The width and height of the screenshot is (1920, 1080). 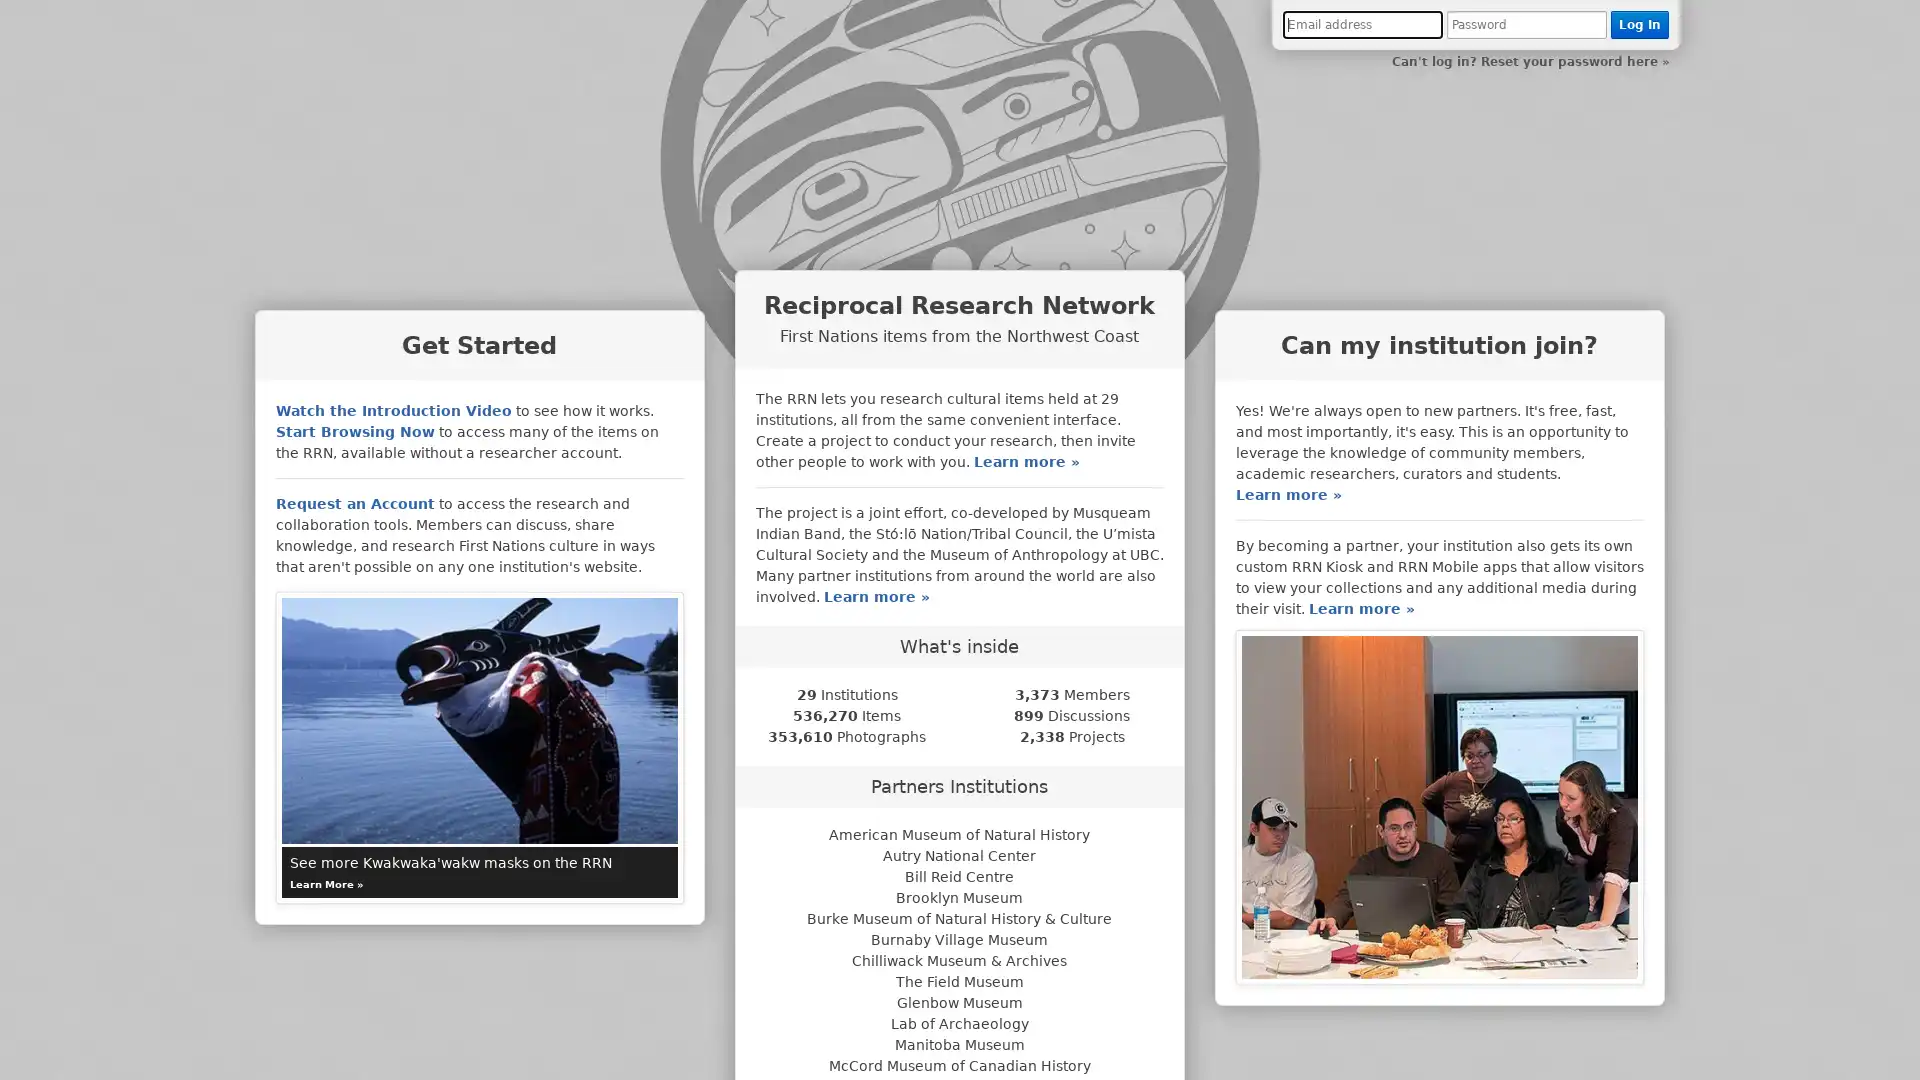 What do you see at coordinates (1640, 24) in the screenshot?
I see `Log In` at bounding box center [1640, 24].